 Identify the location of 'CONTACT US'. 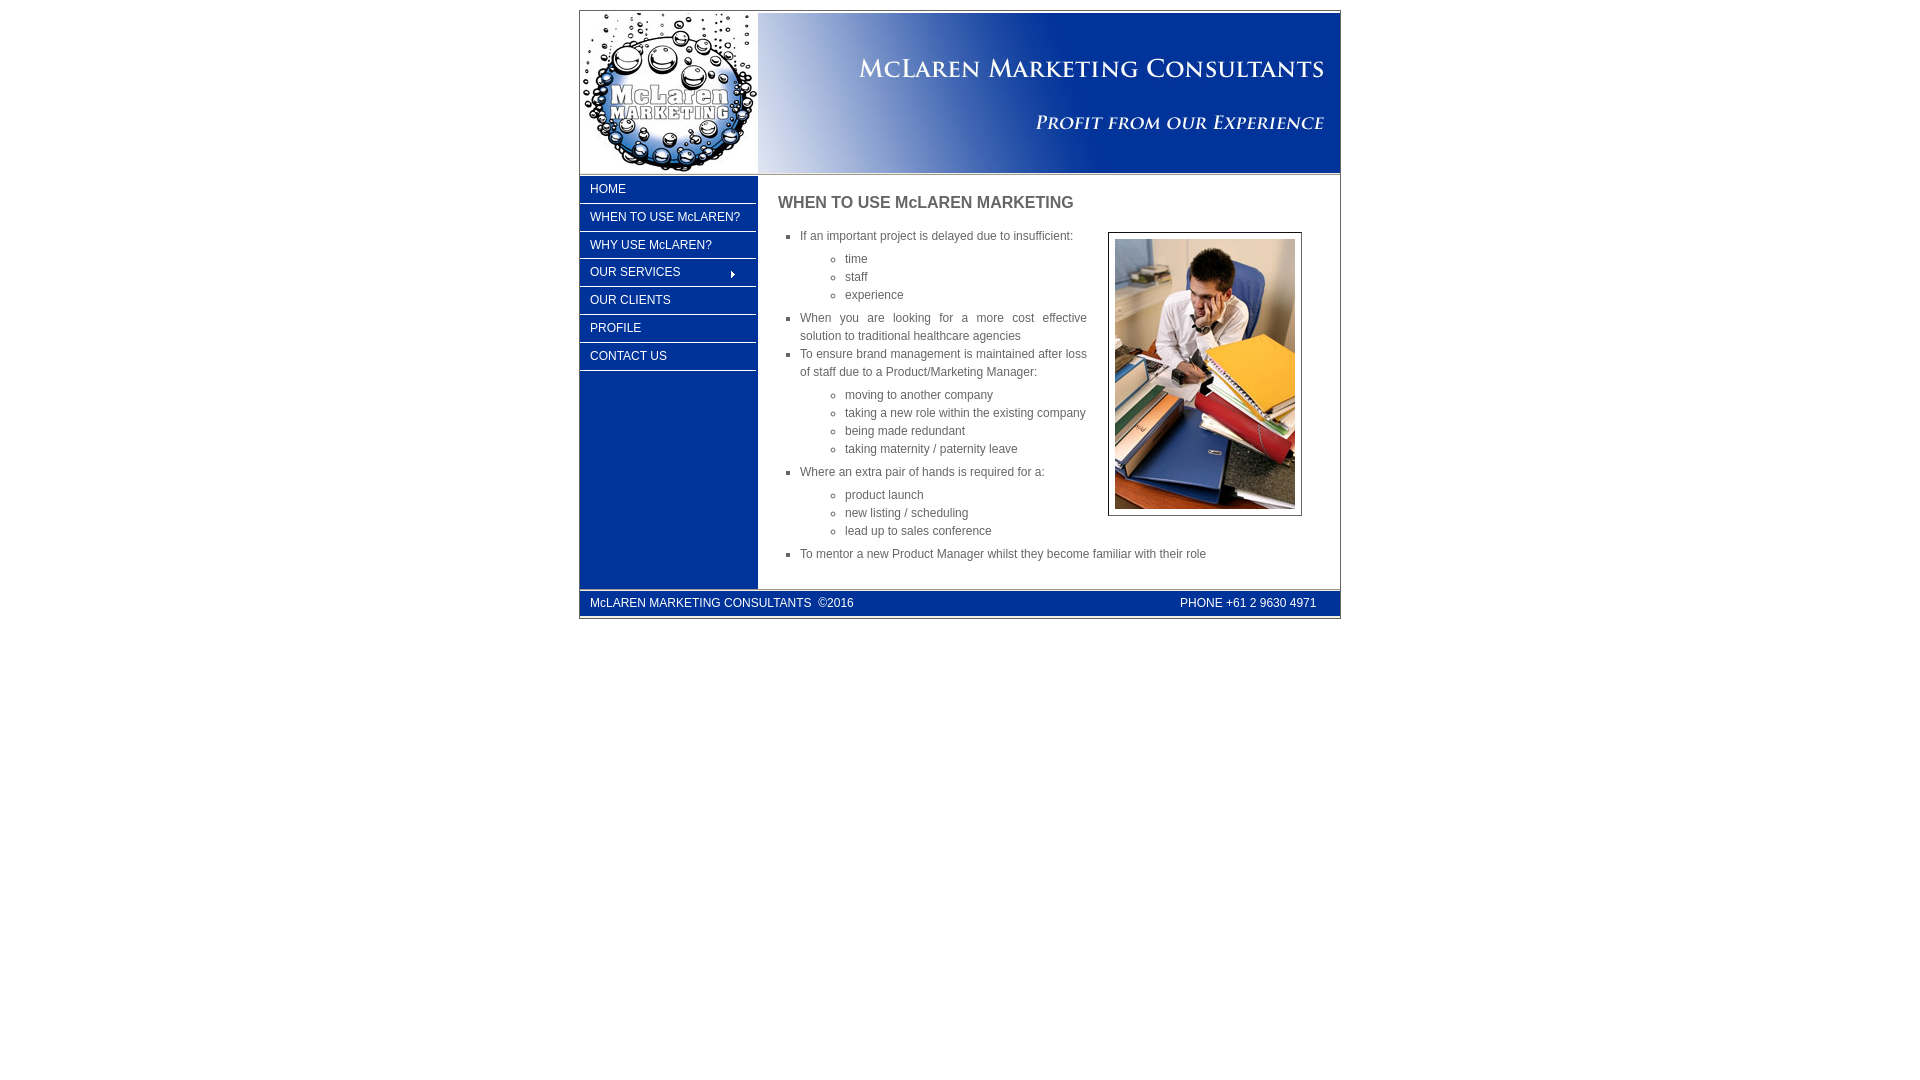
(579, 356).